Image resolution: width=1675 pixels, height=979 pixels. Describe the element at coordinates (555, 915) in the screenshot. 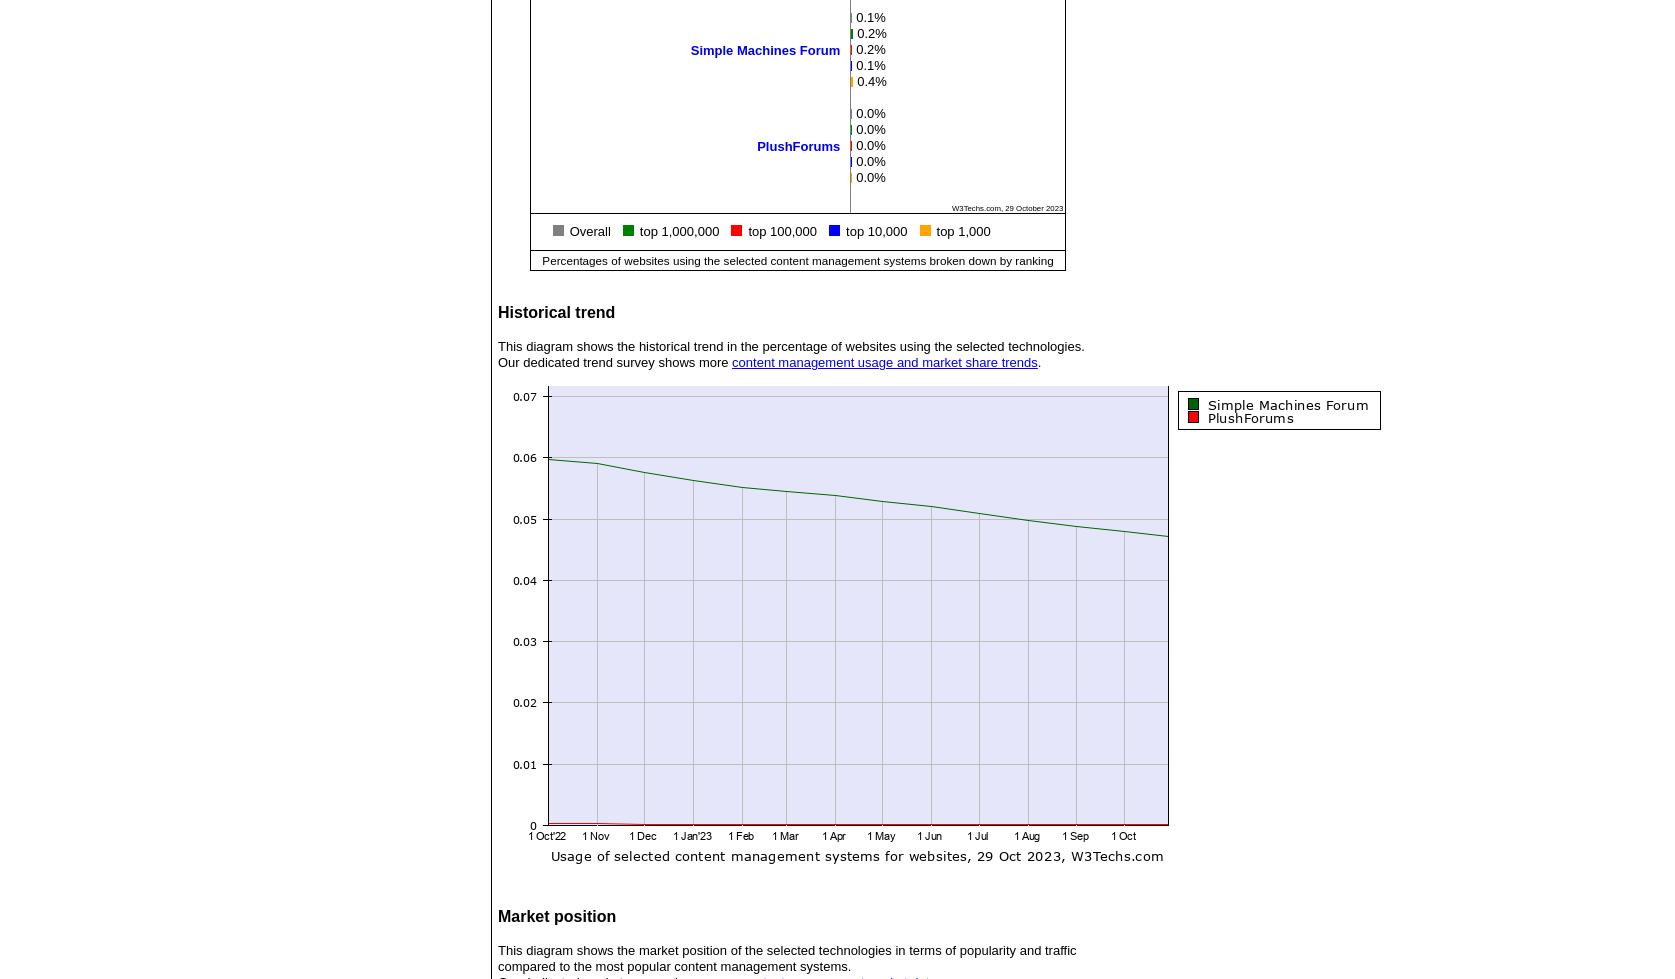

I see `'Market position'` at that location.